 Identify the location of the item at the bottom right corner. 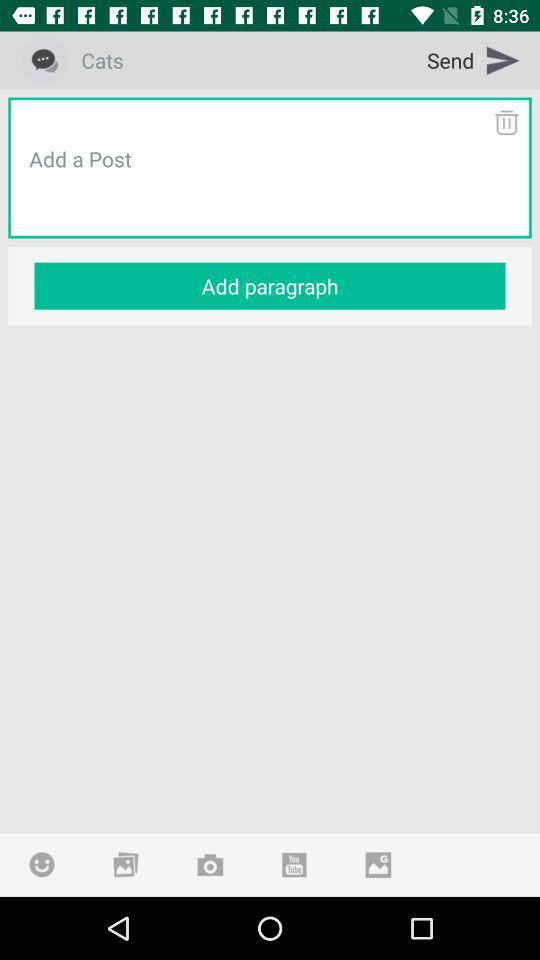
(378, 863).